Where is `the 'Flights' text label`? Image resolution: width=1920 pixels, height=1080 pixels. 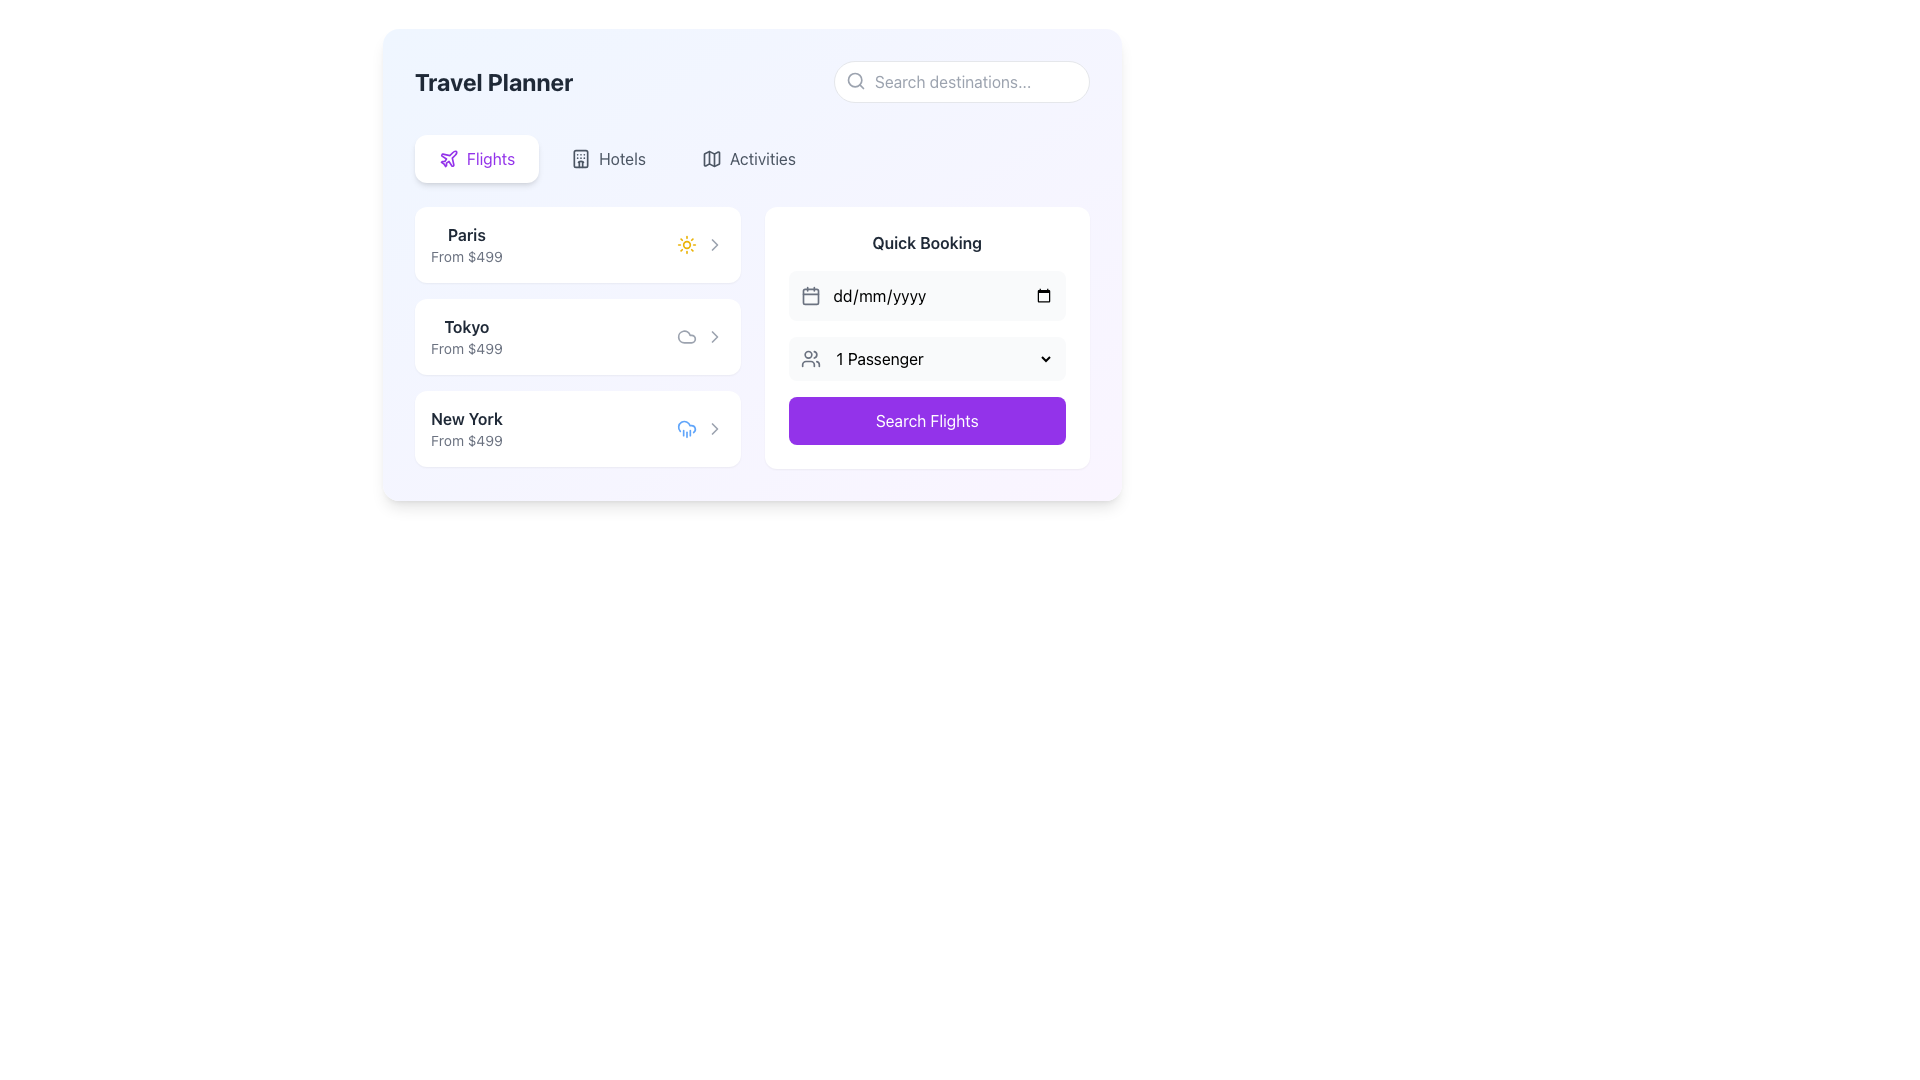 the 'Flights' text label is located at coordinates (491, 157).